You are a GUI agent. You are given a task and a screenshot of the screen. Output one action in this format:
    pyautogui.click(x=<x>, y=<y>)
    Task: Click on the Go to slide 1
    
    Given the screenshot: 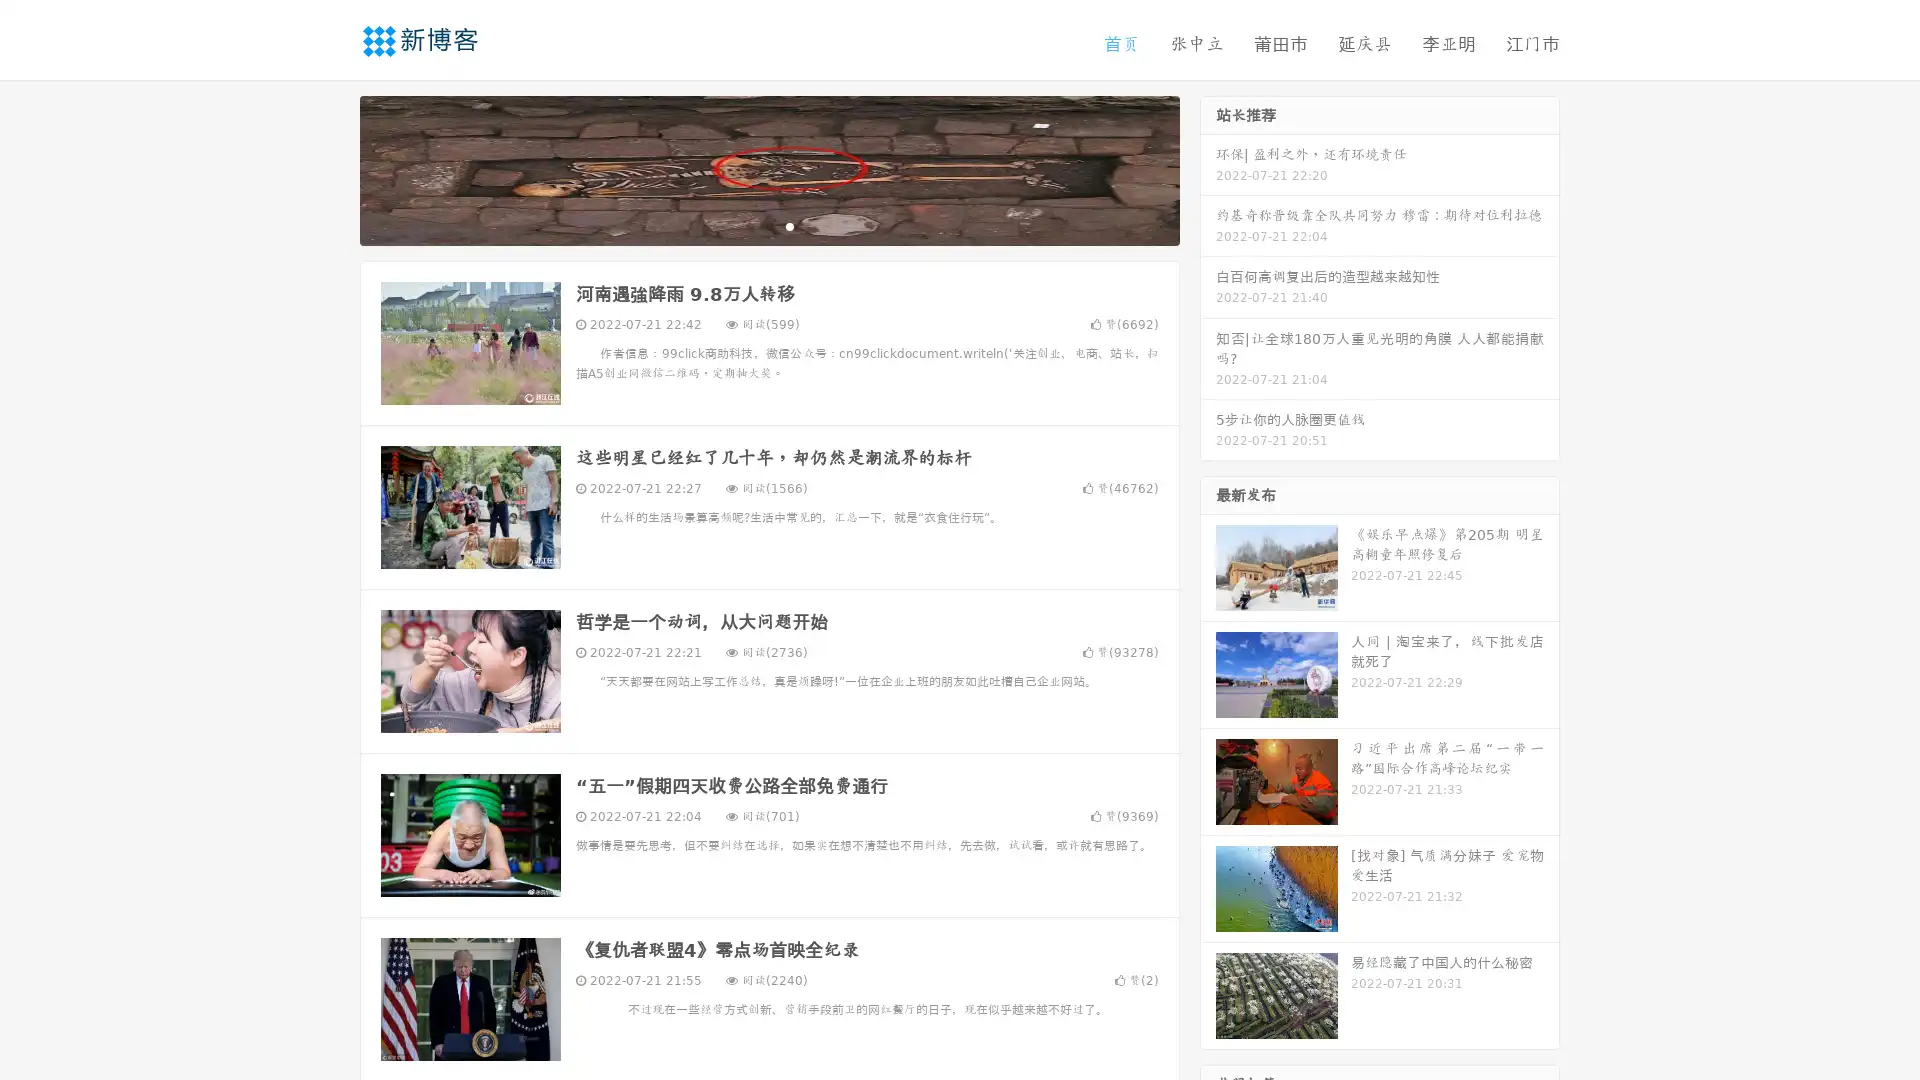 What is the action you would take?
    pyautogui.click(x=748, y=225)
    